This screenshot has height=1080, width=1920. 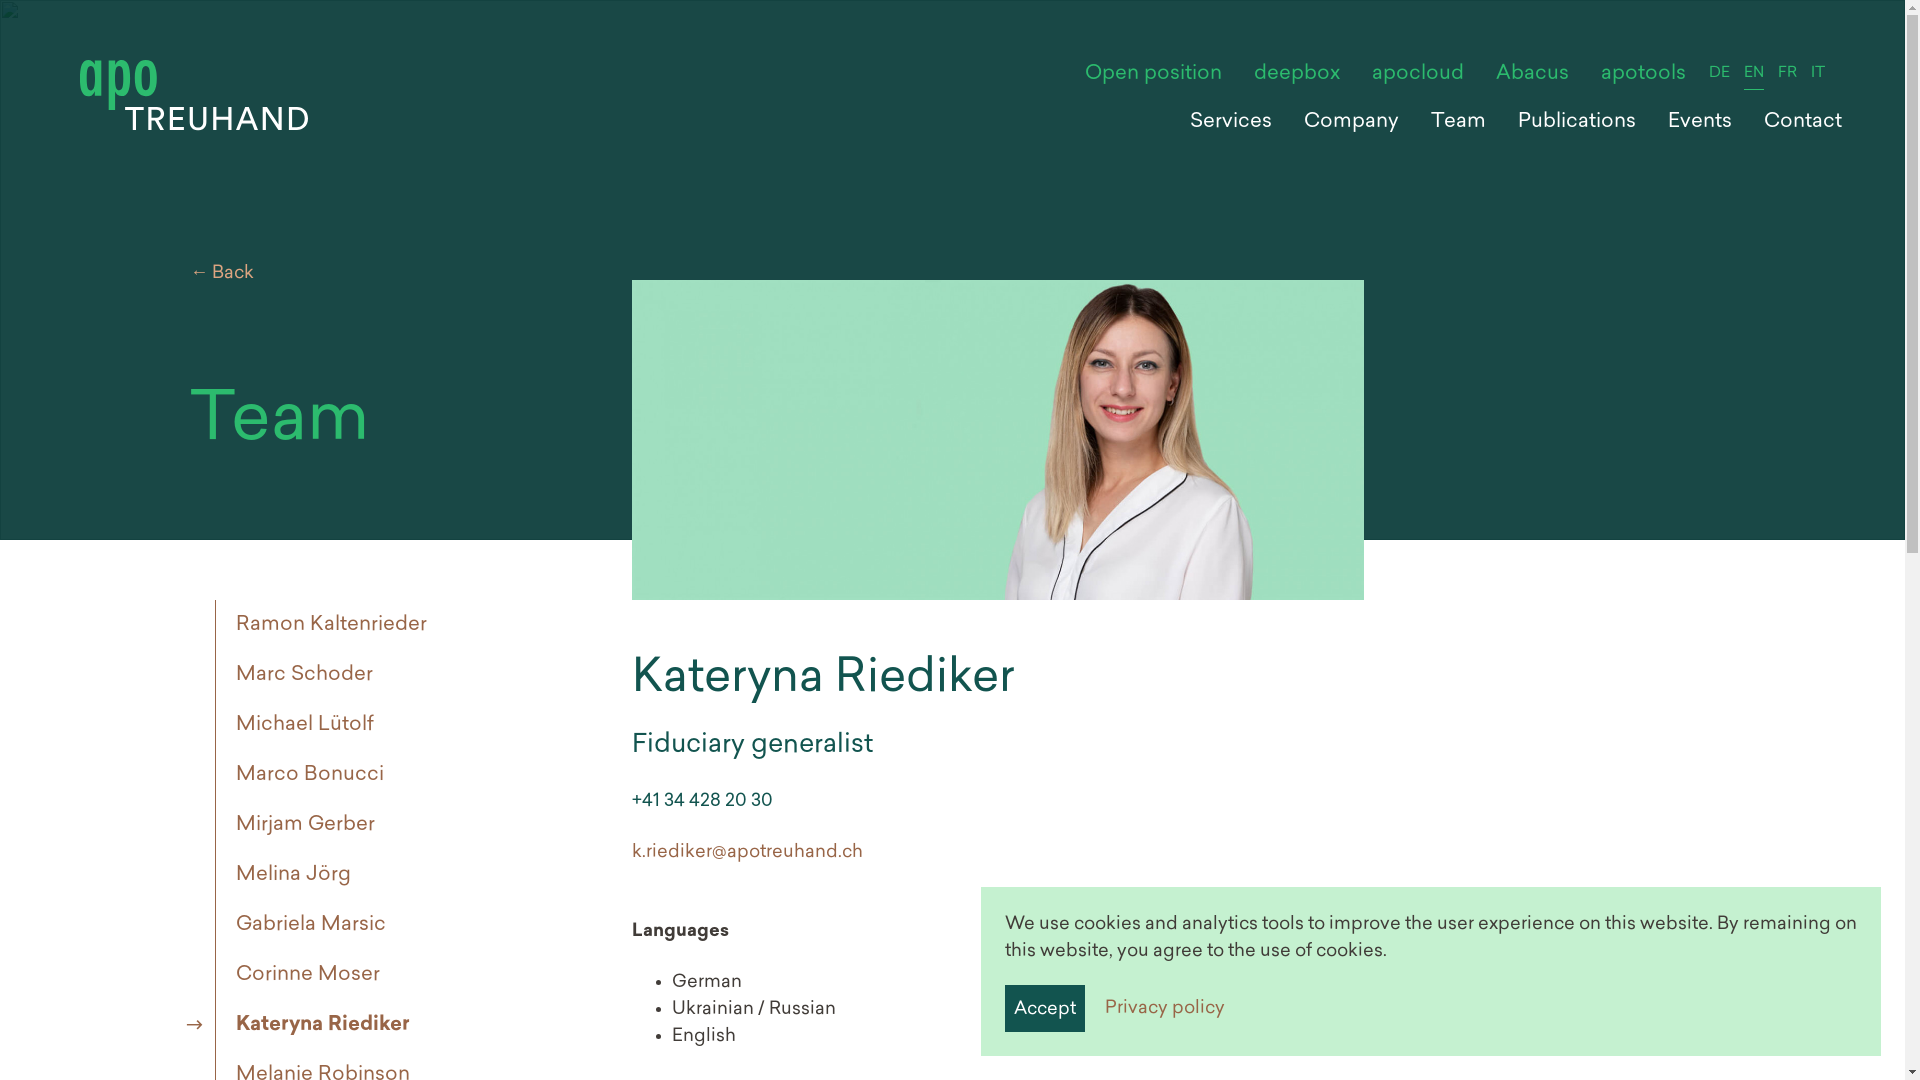 What do you see at coordinates (1787, 72) in the screenshot?
I see `'FR'` at bounding box center [1787, 72].